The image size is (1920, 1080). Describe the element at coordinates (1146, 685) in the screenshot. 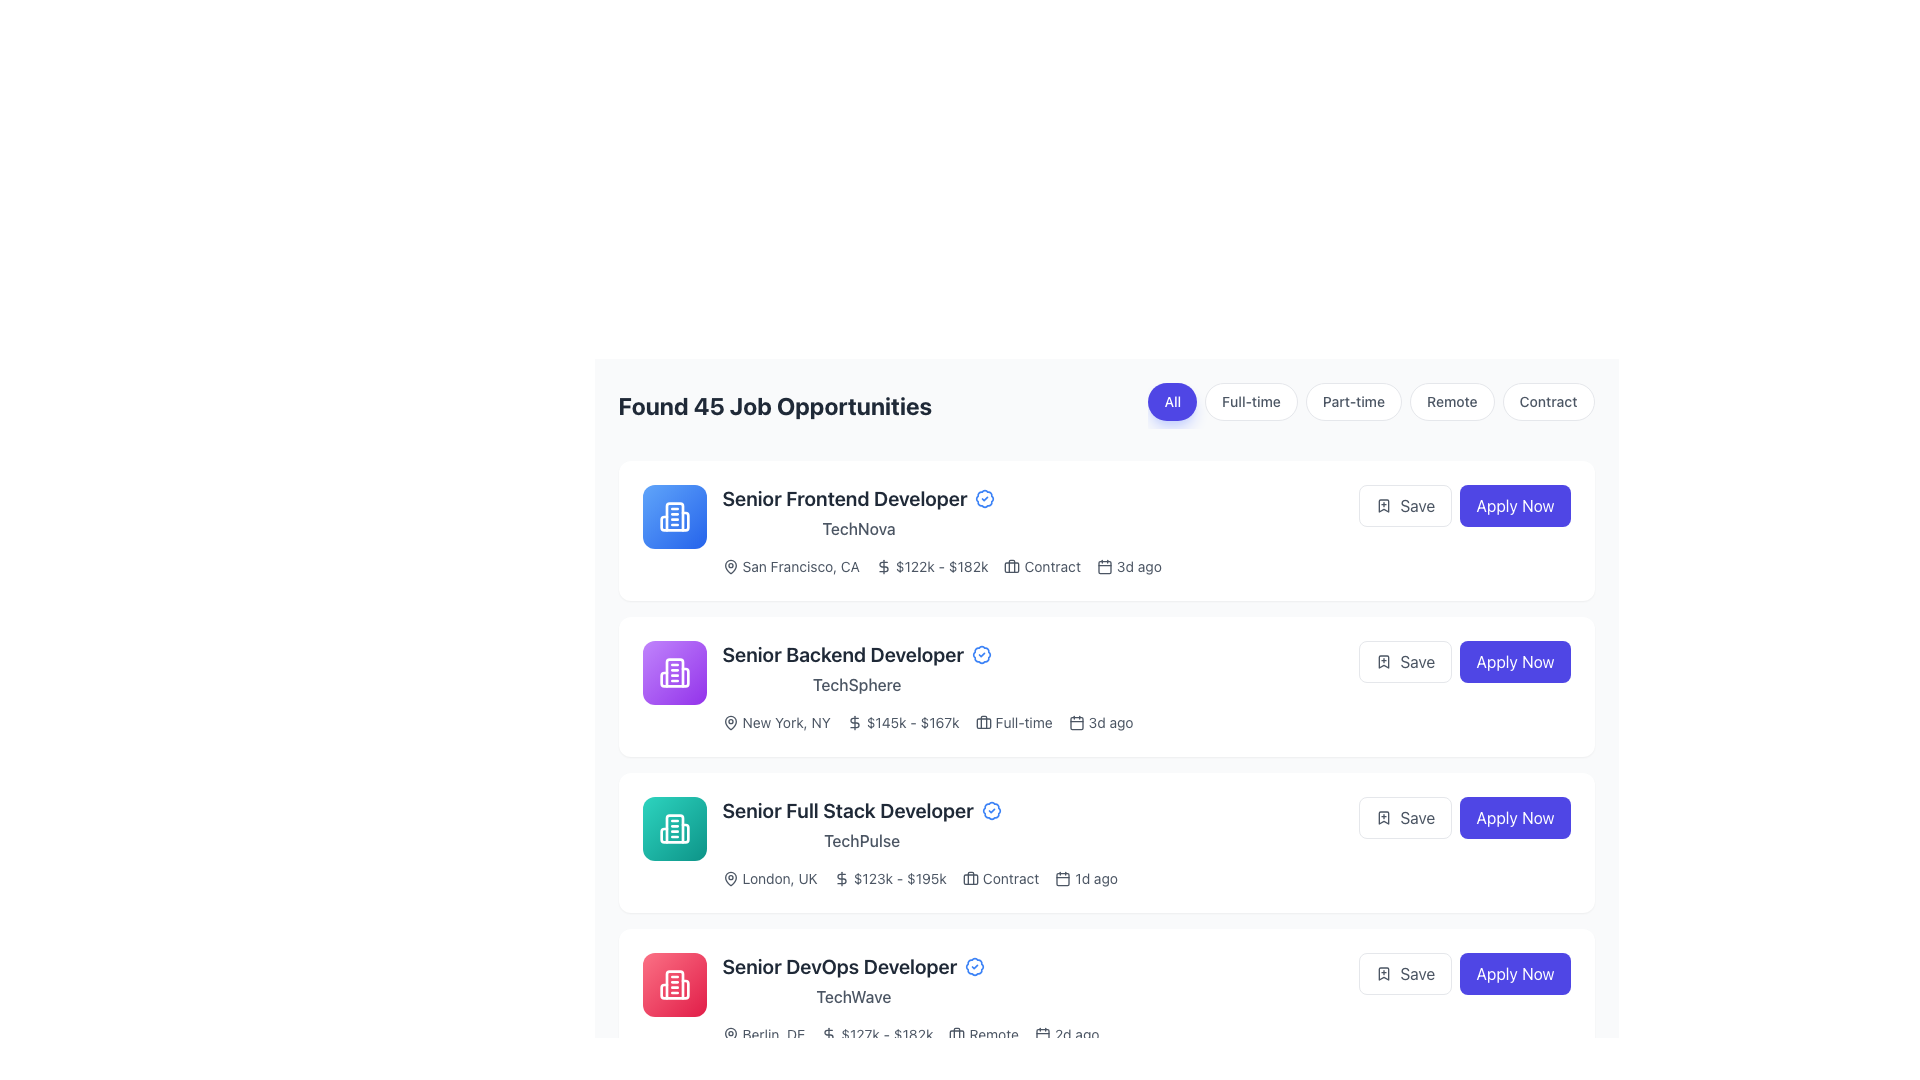

I see `the job posting card located in the second position within the list of job postings` at that location.